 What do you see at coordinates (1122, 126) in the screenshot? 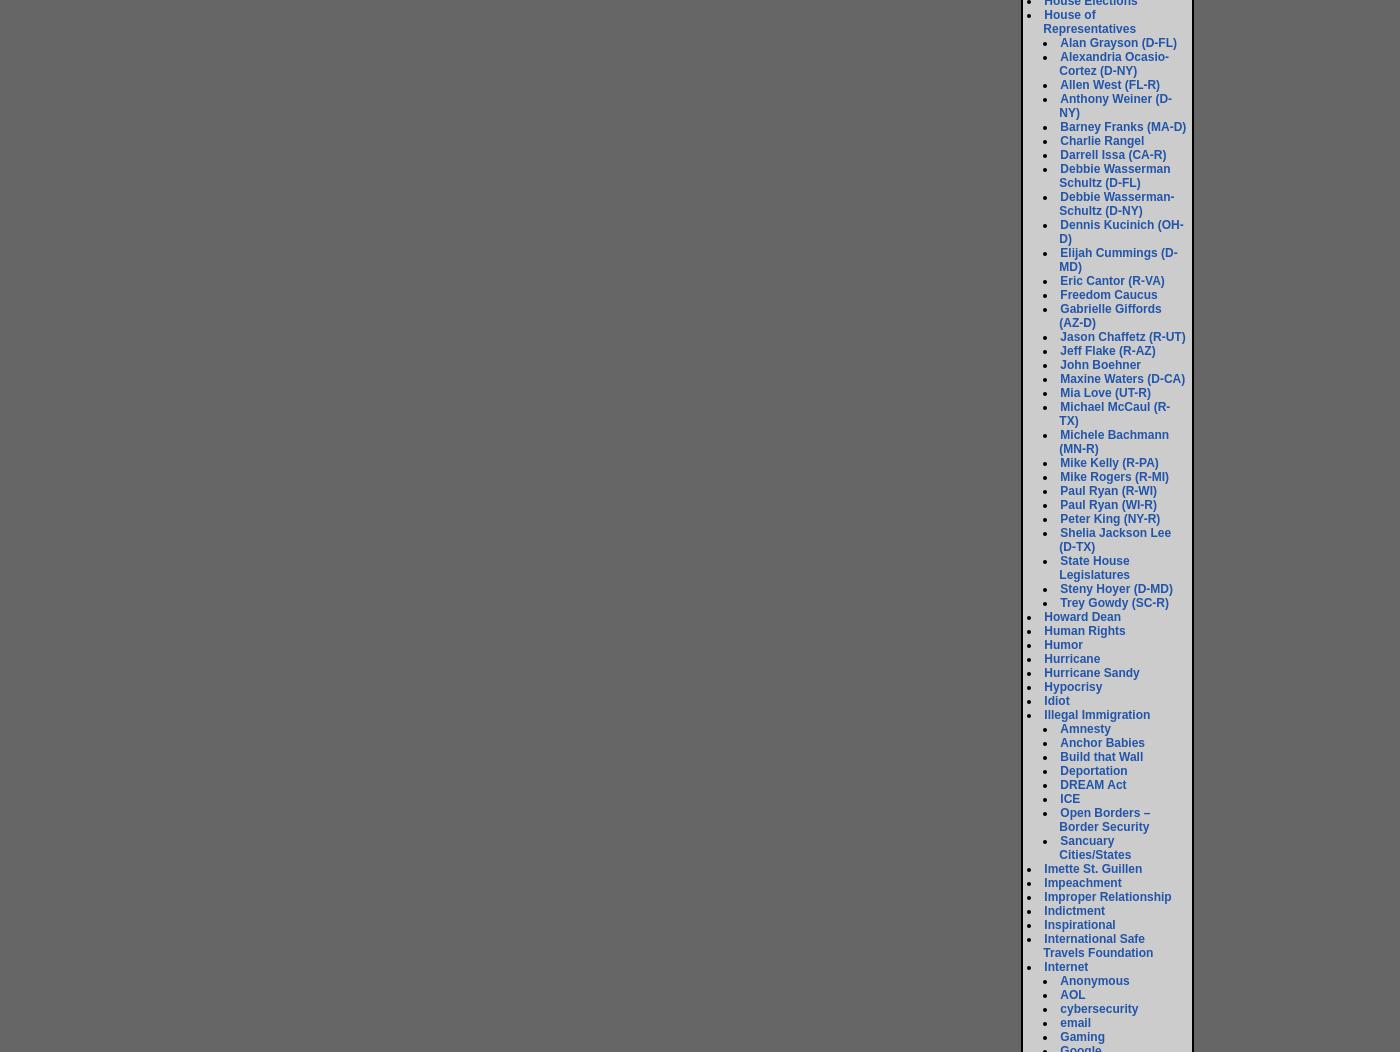
I see `'Barney Franks (MA-D)'` at bounding box center [1122, 126].